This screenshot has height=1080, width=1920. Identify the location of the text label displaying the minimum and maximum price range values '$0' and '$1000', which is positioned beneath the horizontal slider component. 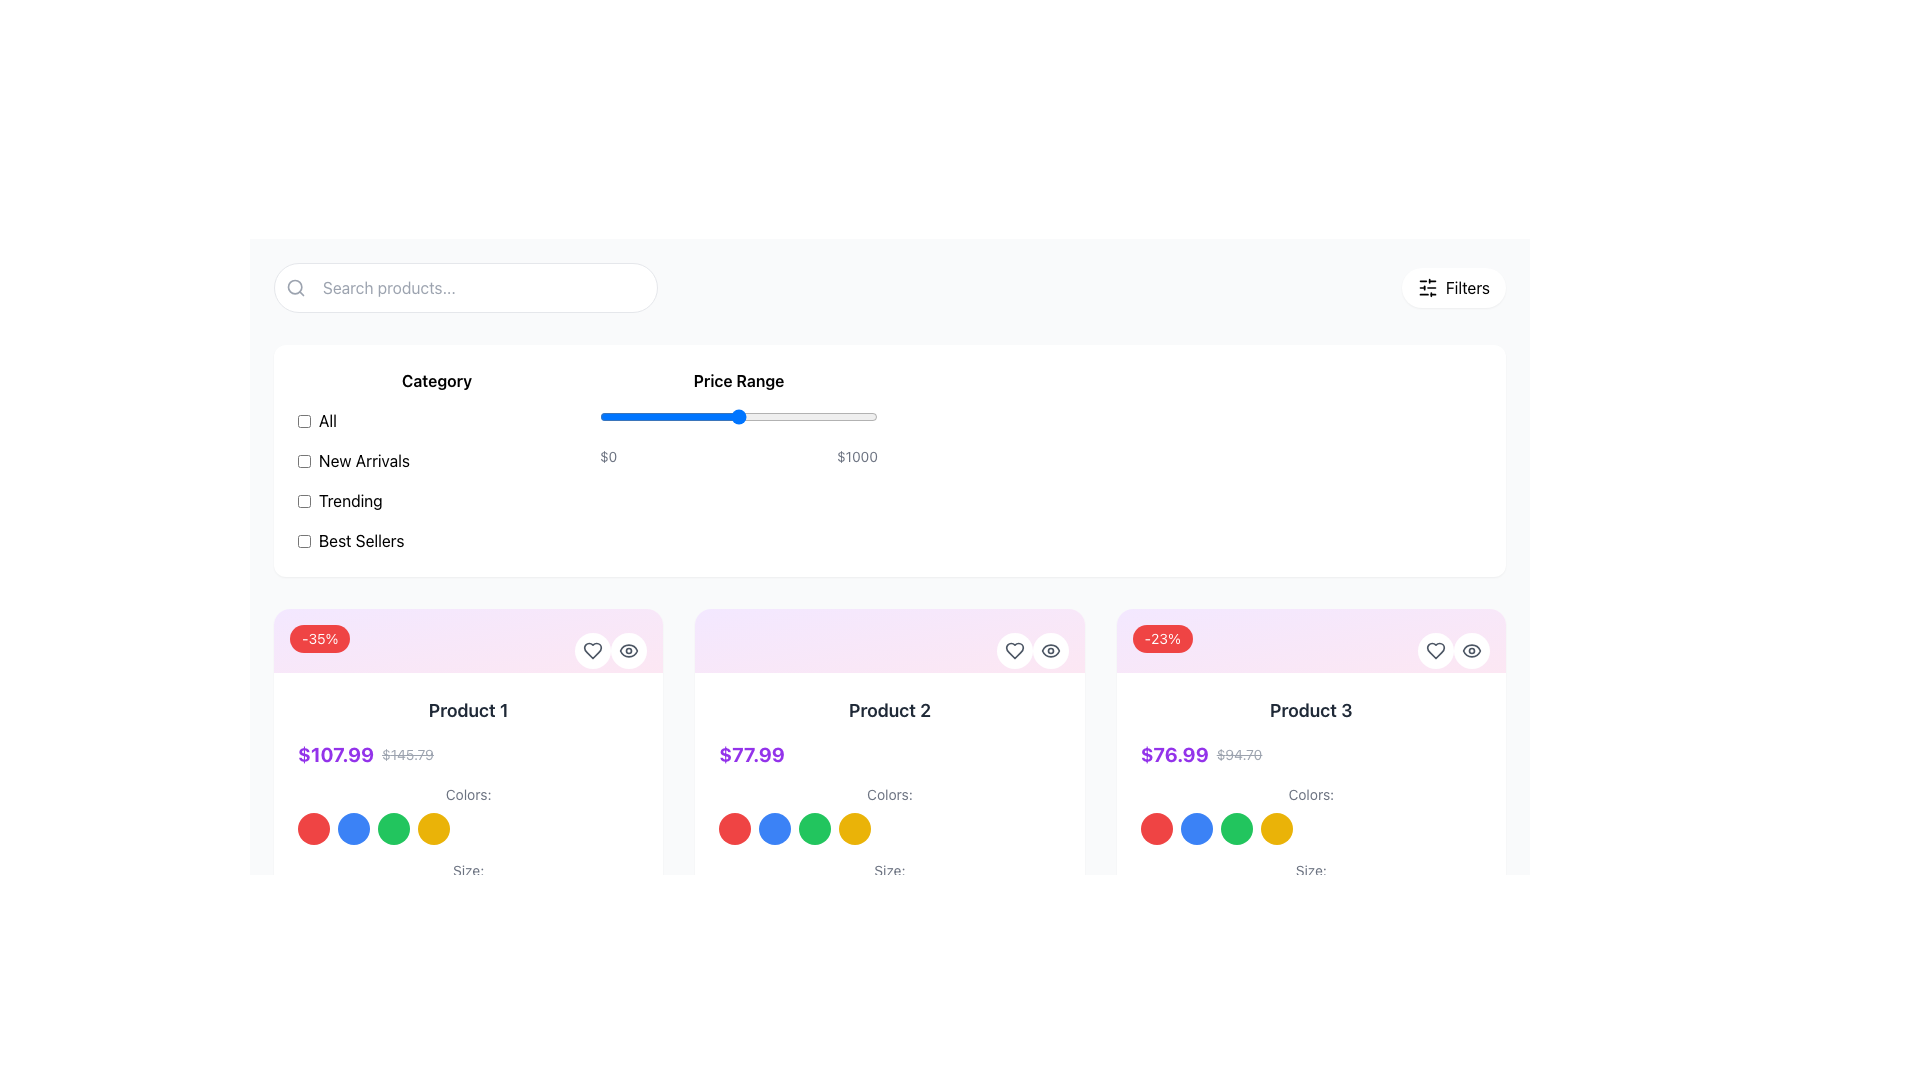
(738, 456).